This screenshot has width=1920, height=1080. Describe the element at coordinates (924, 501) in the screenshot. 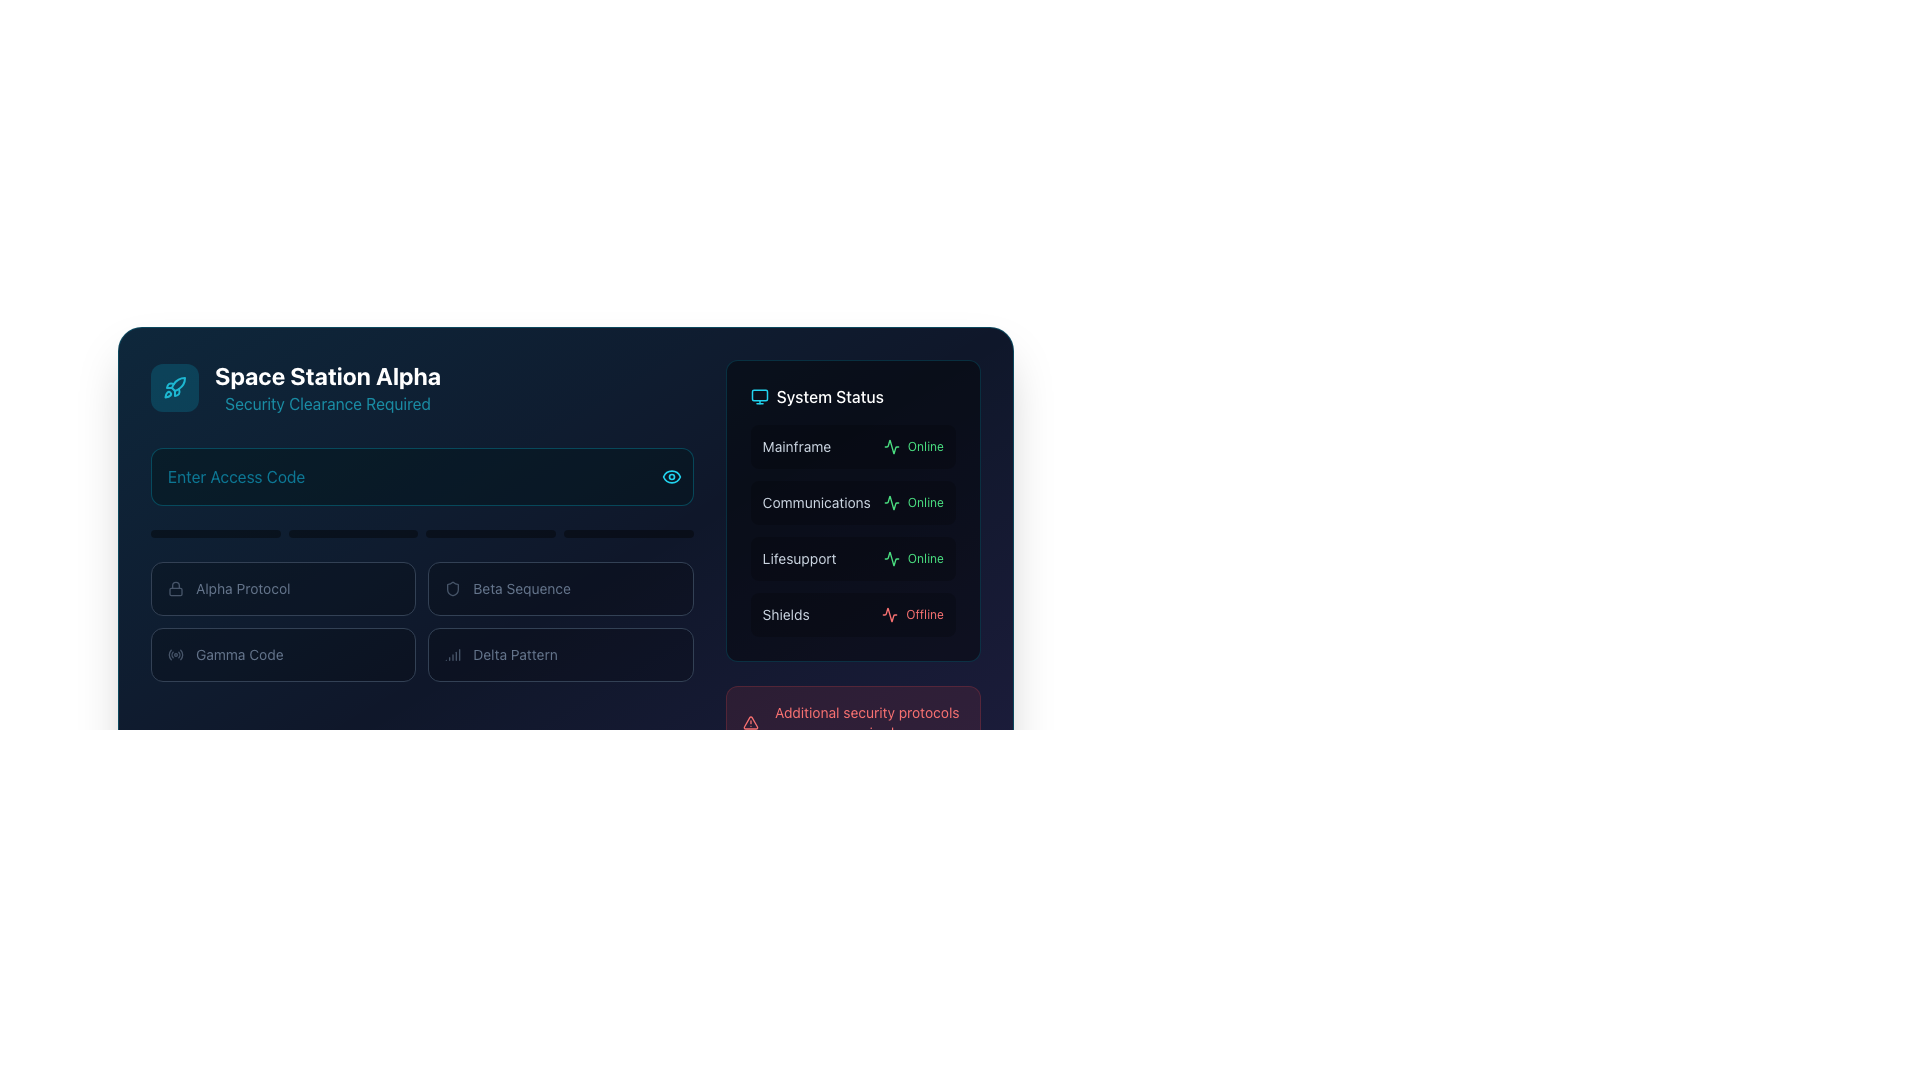

I see `status text from the 'Communications' system status indicator located in the 'System Status' panel, which is positioned to the right of the heartbeat-like activity icon` at that location.